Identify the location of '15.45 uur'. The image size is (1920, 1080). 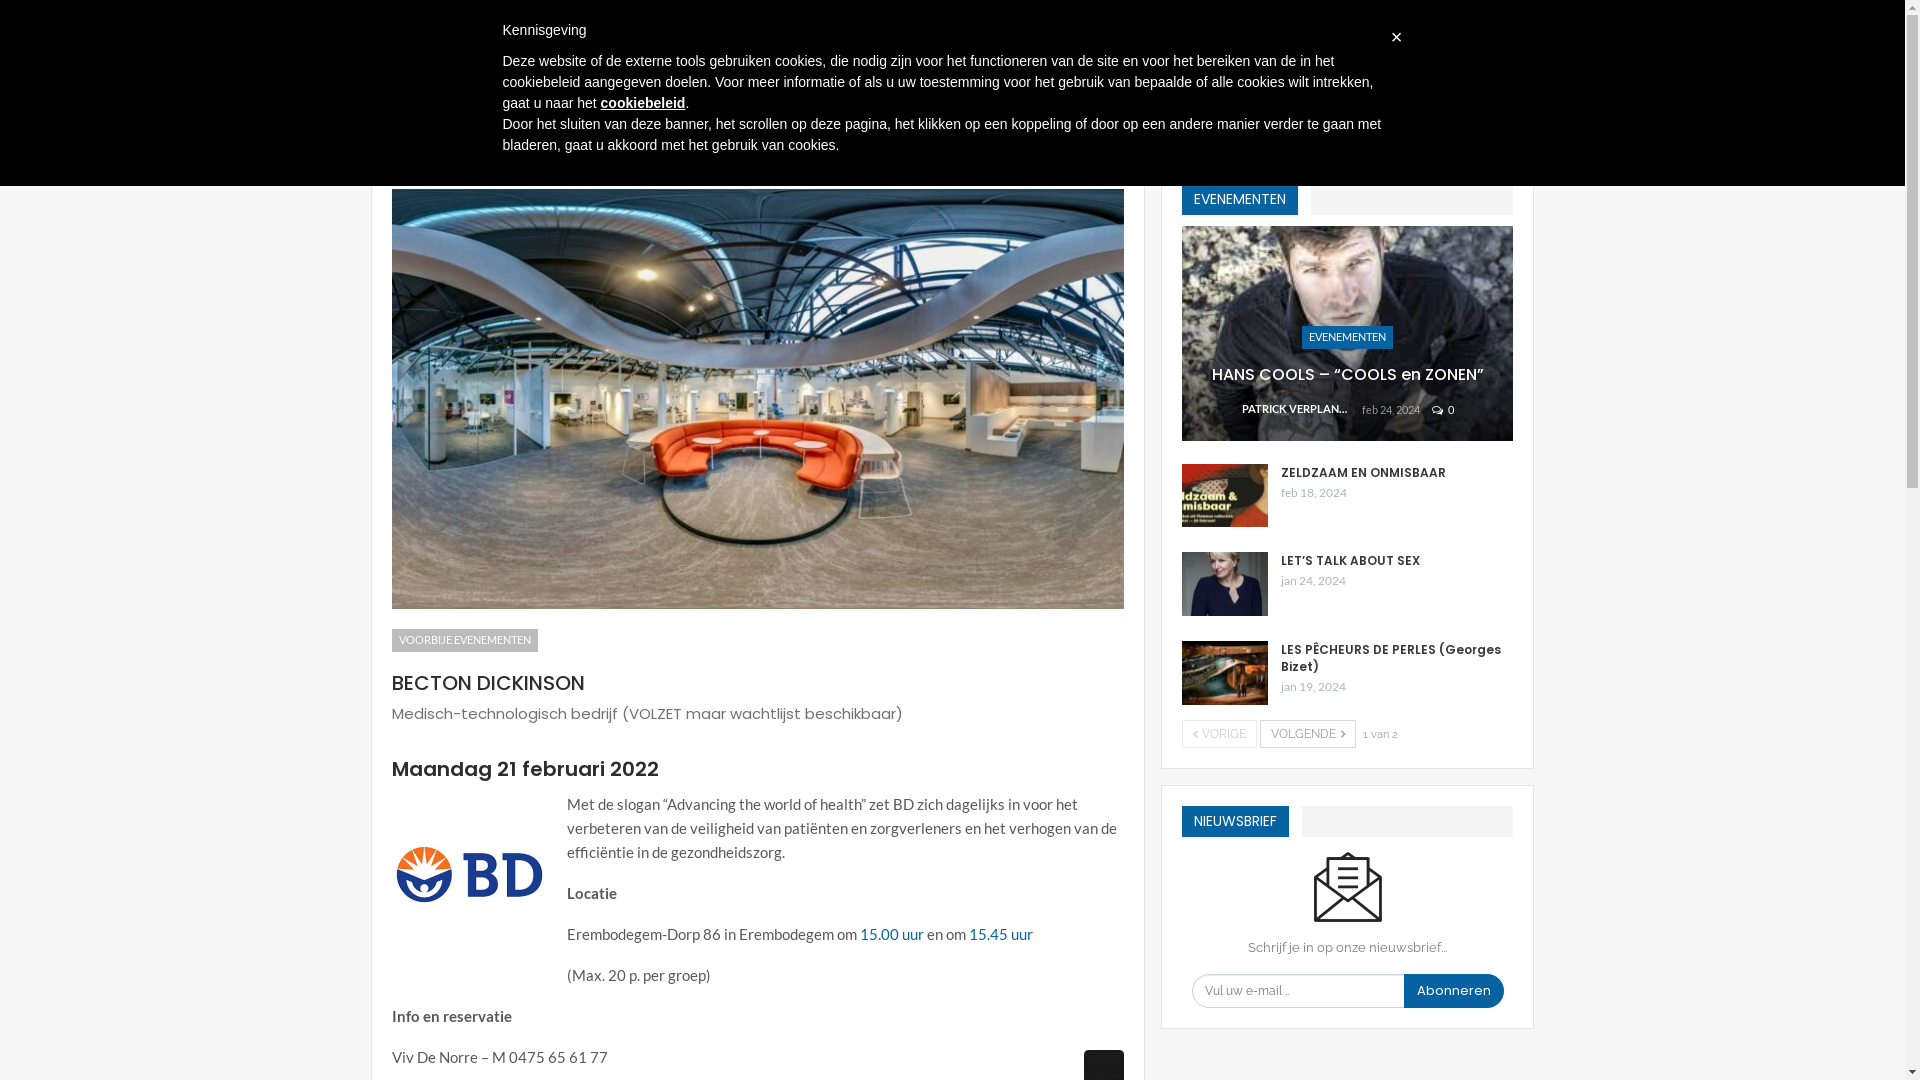
(999, 933).